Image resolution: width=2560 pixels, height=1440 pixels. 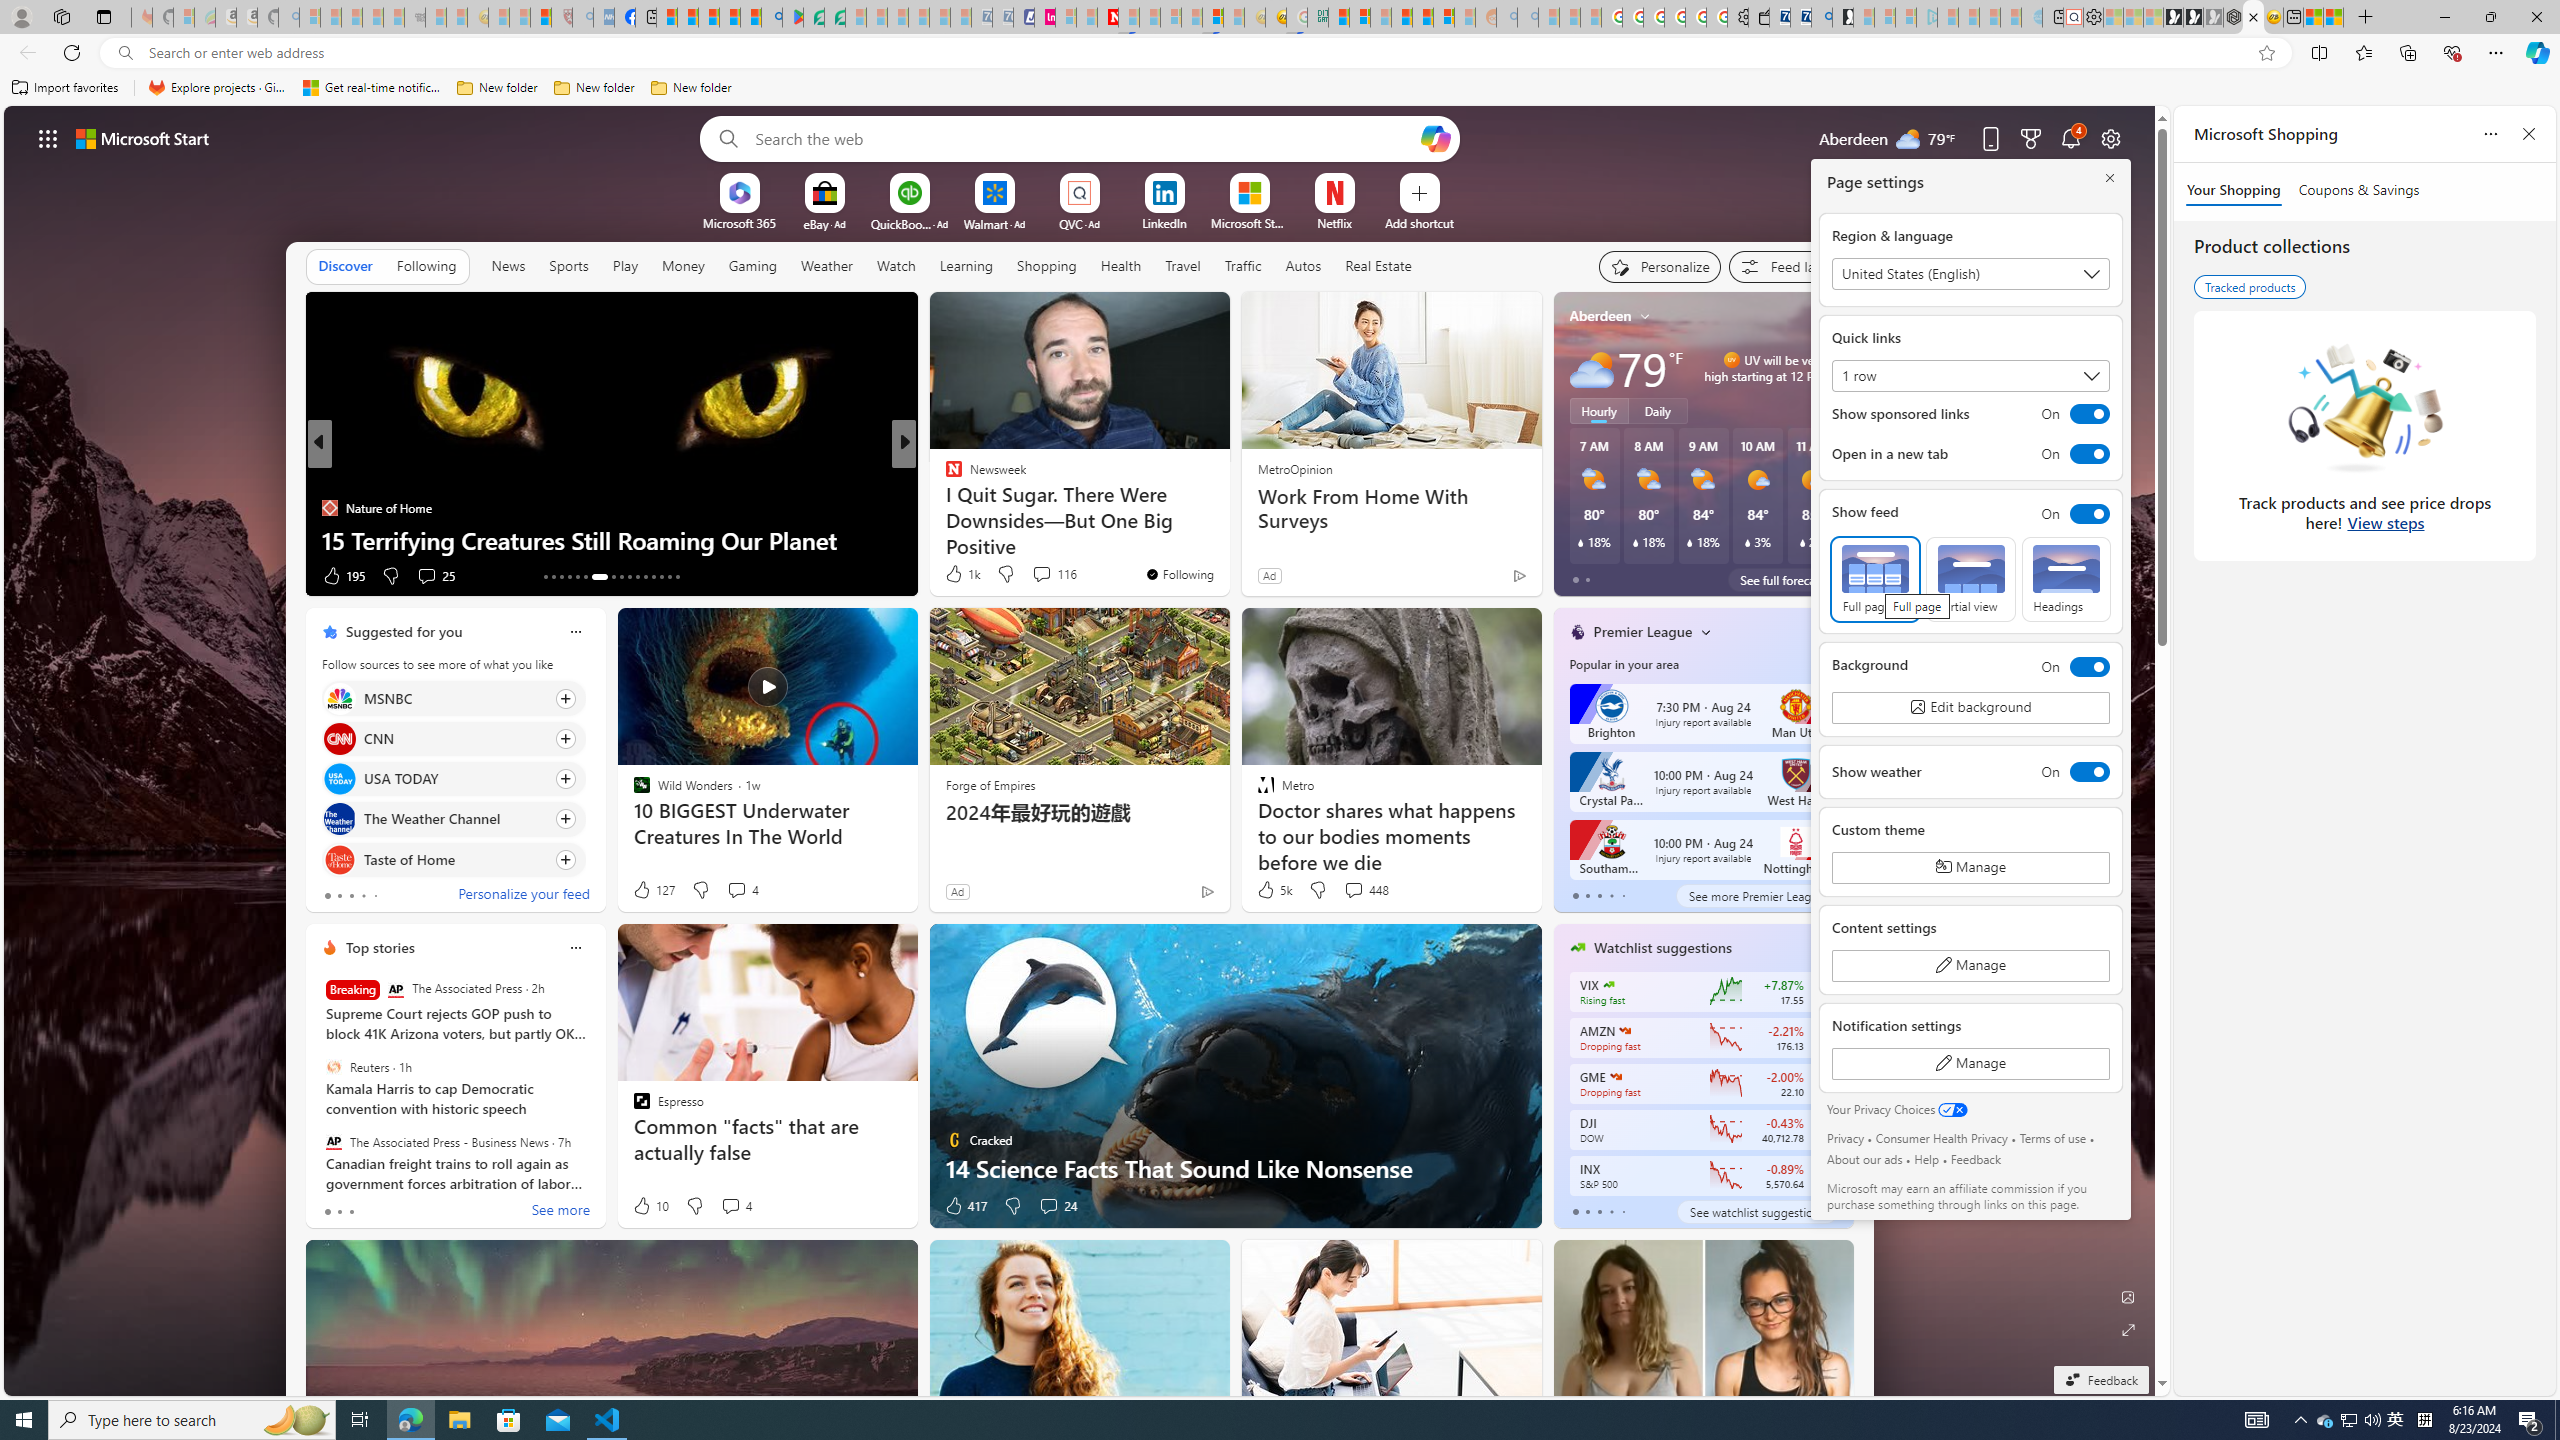 I want to click on 'Expand background', so click(x=2127, y=1330).